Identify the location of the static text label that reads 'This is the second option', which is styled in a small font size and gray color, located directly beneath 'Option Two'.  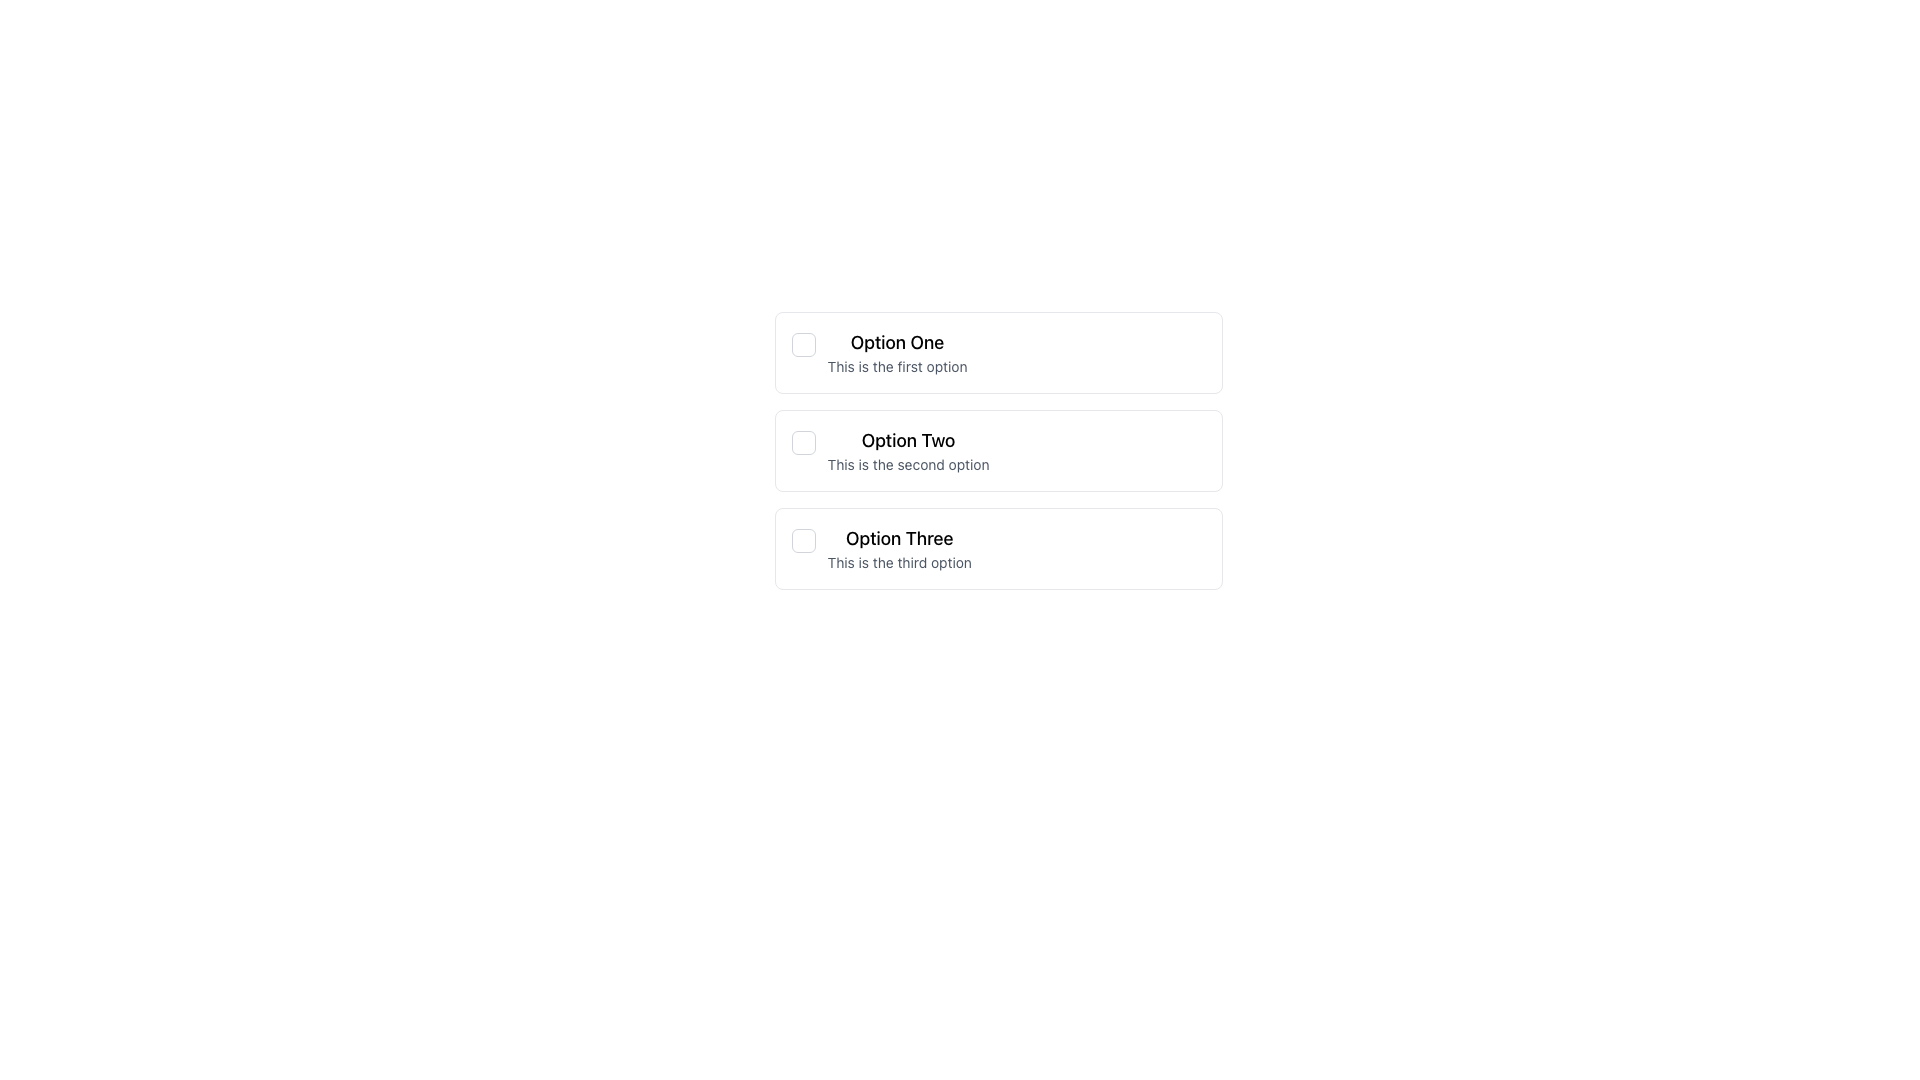
(907, 465).